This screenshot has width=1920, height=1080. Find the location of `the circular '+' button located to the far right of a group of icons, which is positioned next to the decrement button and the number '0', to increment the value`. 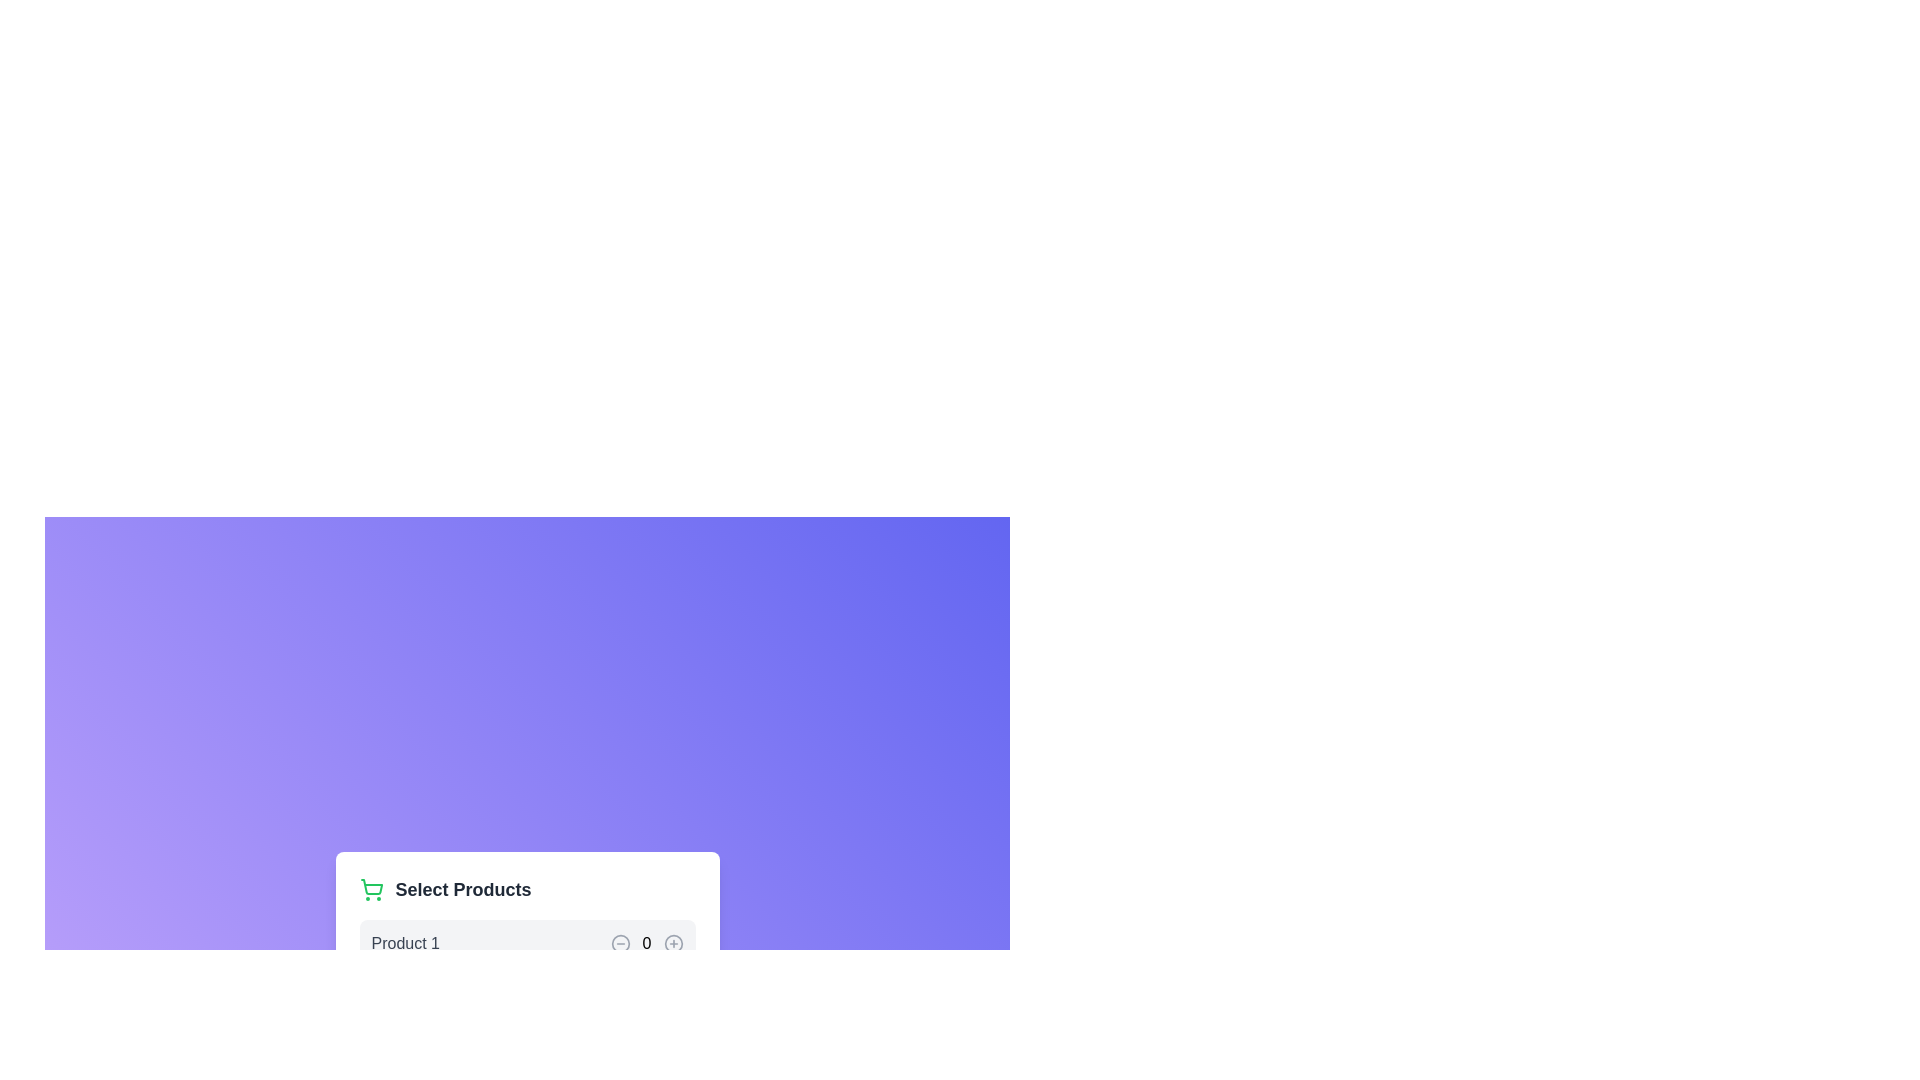

the circular '+' button located to the far right of a group of icons, which is positioned next to the decrement button and the number '0', to increment the value is located at coordinates (673, 944).